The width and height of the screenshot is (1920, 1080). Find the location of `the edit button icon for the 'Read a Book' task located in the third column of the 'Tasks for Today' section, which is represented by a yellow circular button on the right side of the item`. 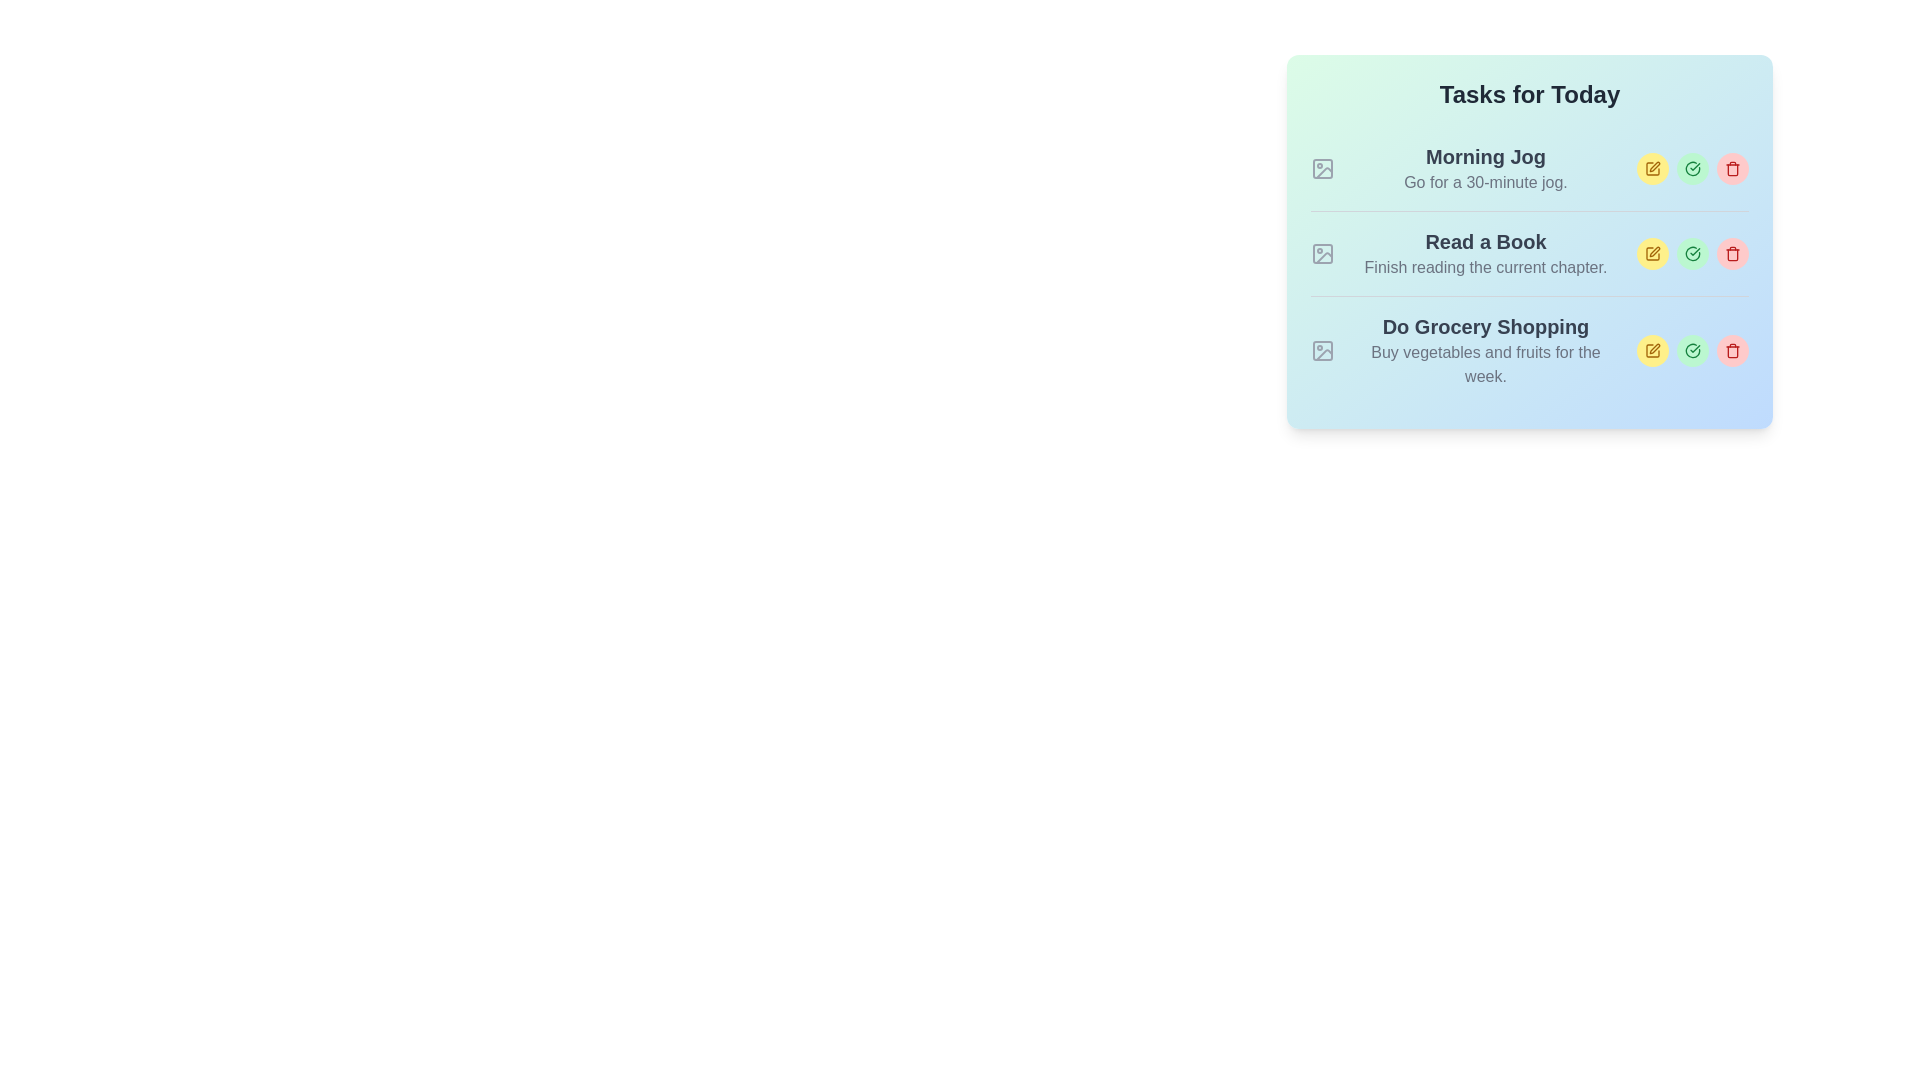

the edit button icon for the 'Read a Book' task located in the third column of the 'Tasks for Today' section, which is represented by a yellow circular button on the right side of the item is located at coordinates (1652, 253).